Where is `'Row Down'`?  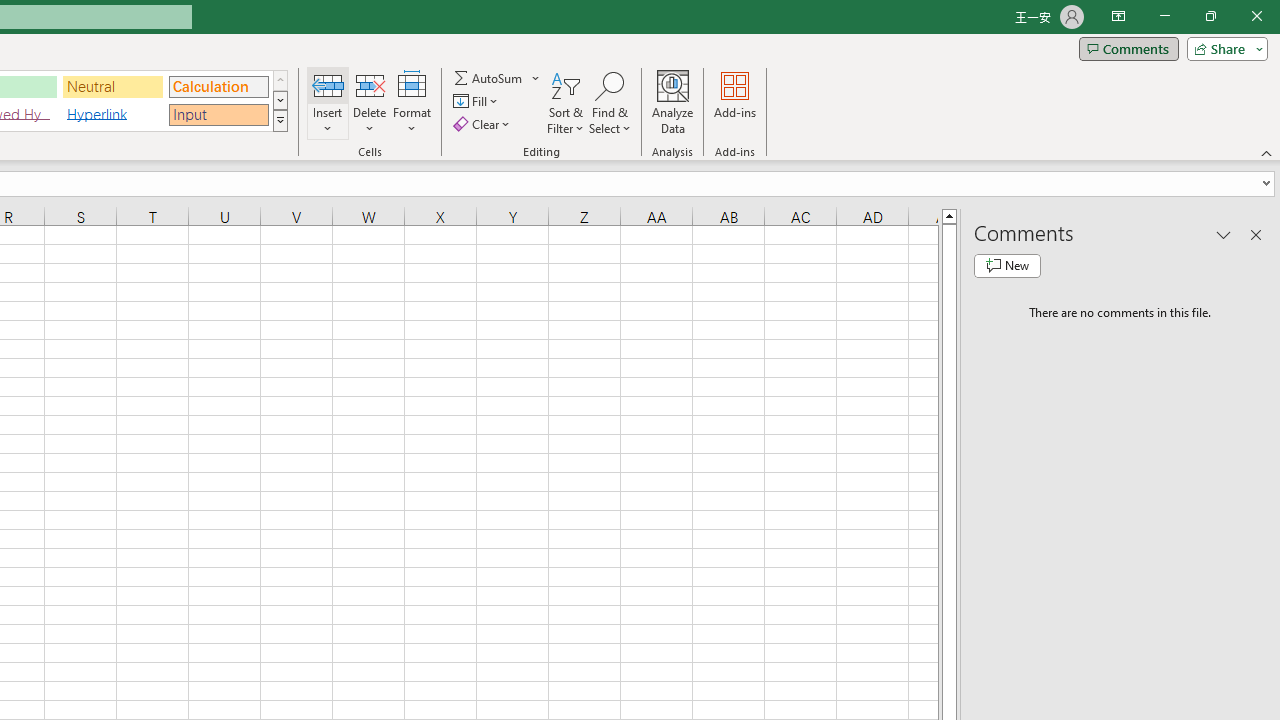 'Row Down' is located at coordinates (279, 100).